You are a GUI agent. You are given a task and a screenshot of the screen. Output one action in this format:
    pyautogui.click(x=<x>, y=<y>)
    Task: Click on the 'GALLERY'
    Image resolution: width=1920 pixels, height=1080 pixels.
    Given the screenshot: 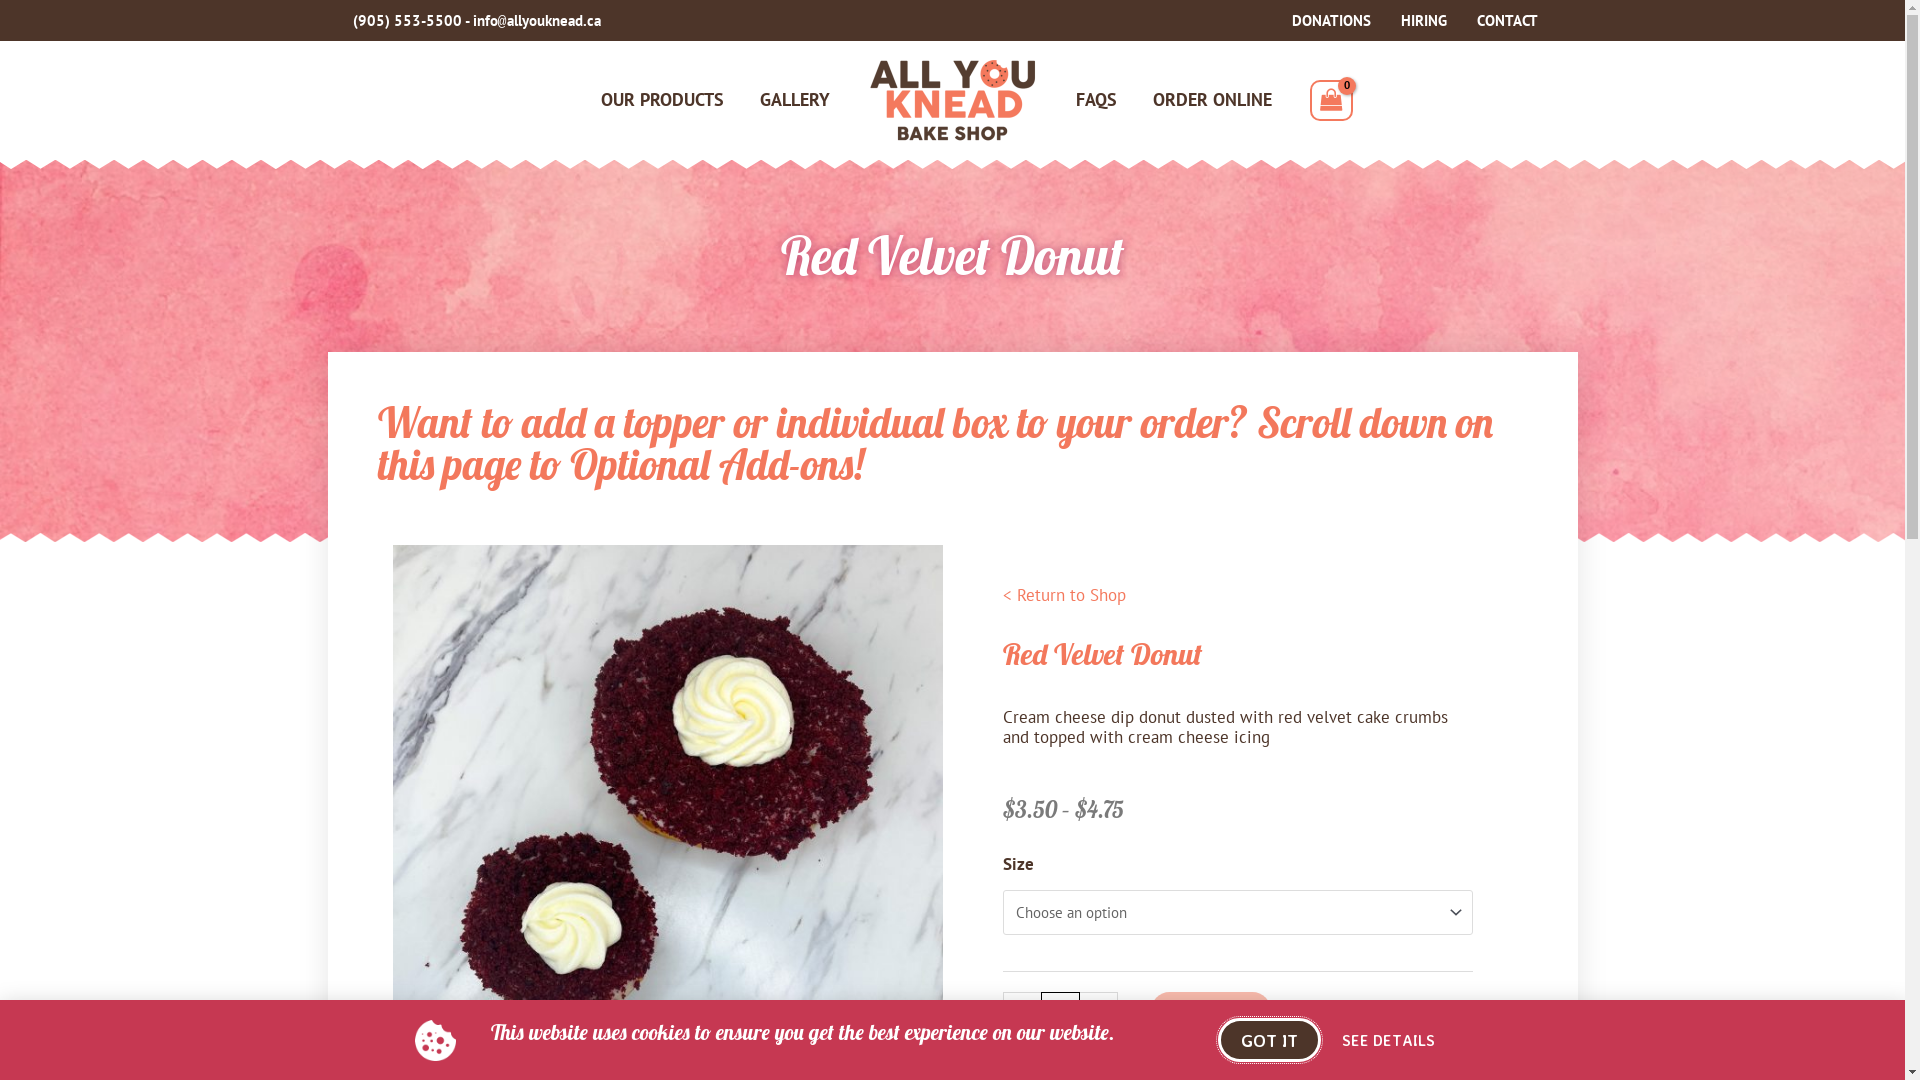 What is the action you would take?
    pyautogui.click(x=794, y=100)
    